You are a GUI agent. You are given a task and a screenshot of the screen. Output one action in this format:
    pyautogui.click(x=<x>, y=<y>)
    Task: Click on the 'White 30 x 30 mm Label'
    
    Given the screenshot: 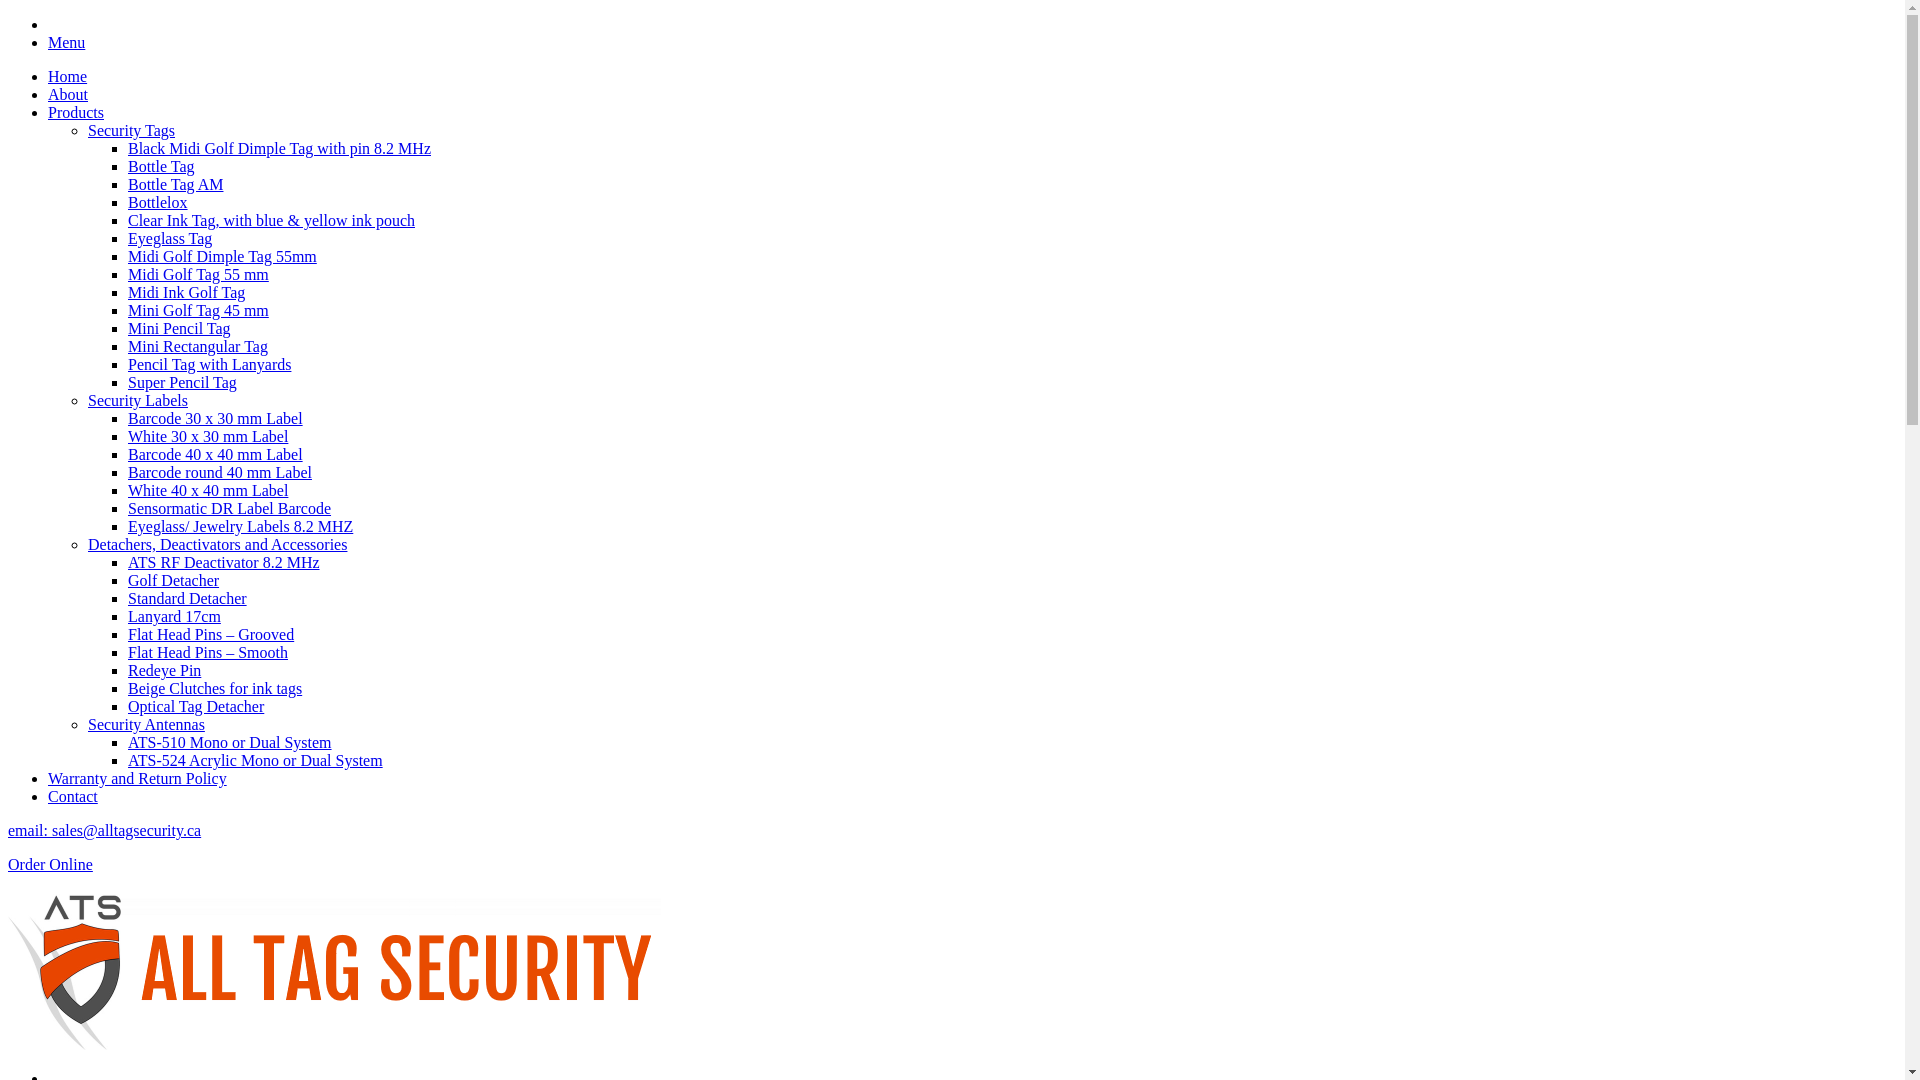 What is the action you would take?
    pyautogui.click(x=127, y=435)
    